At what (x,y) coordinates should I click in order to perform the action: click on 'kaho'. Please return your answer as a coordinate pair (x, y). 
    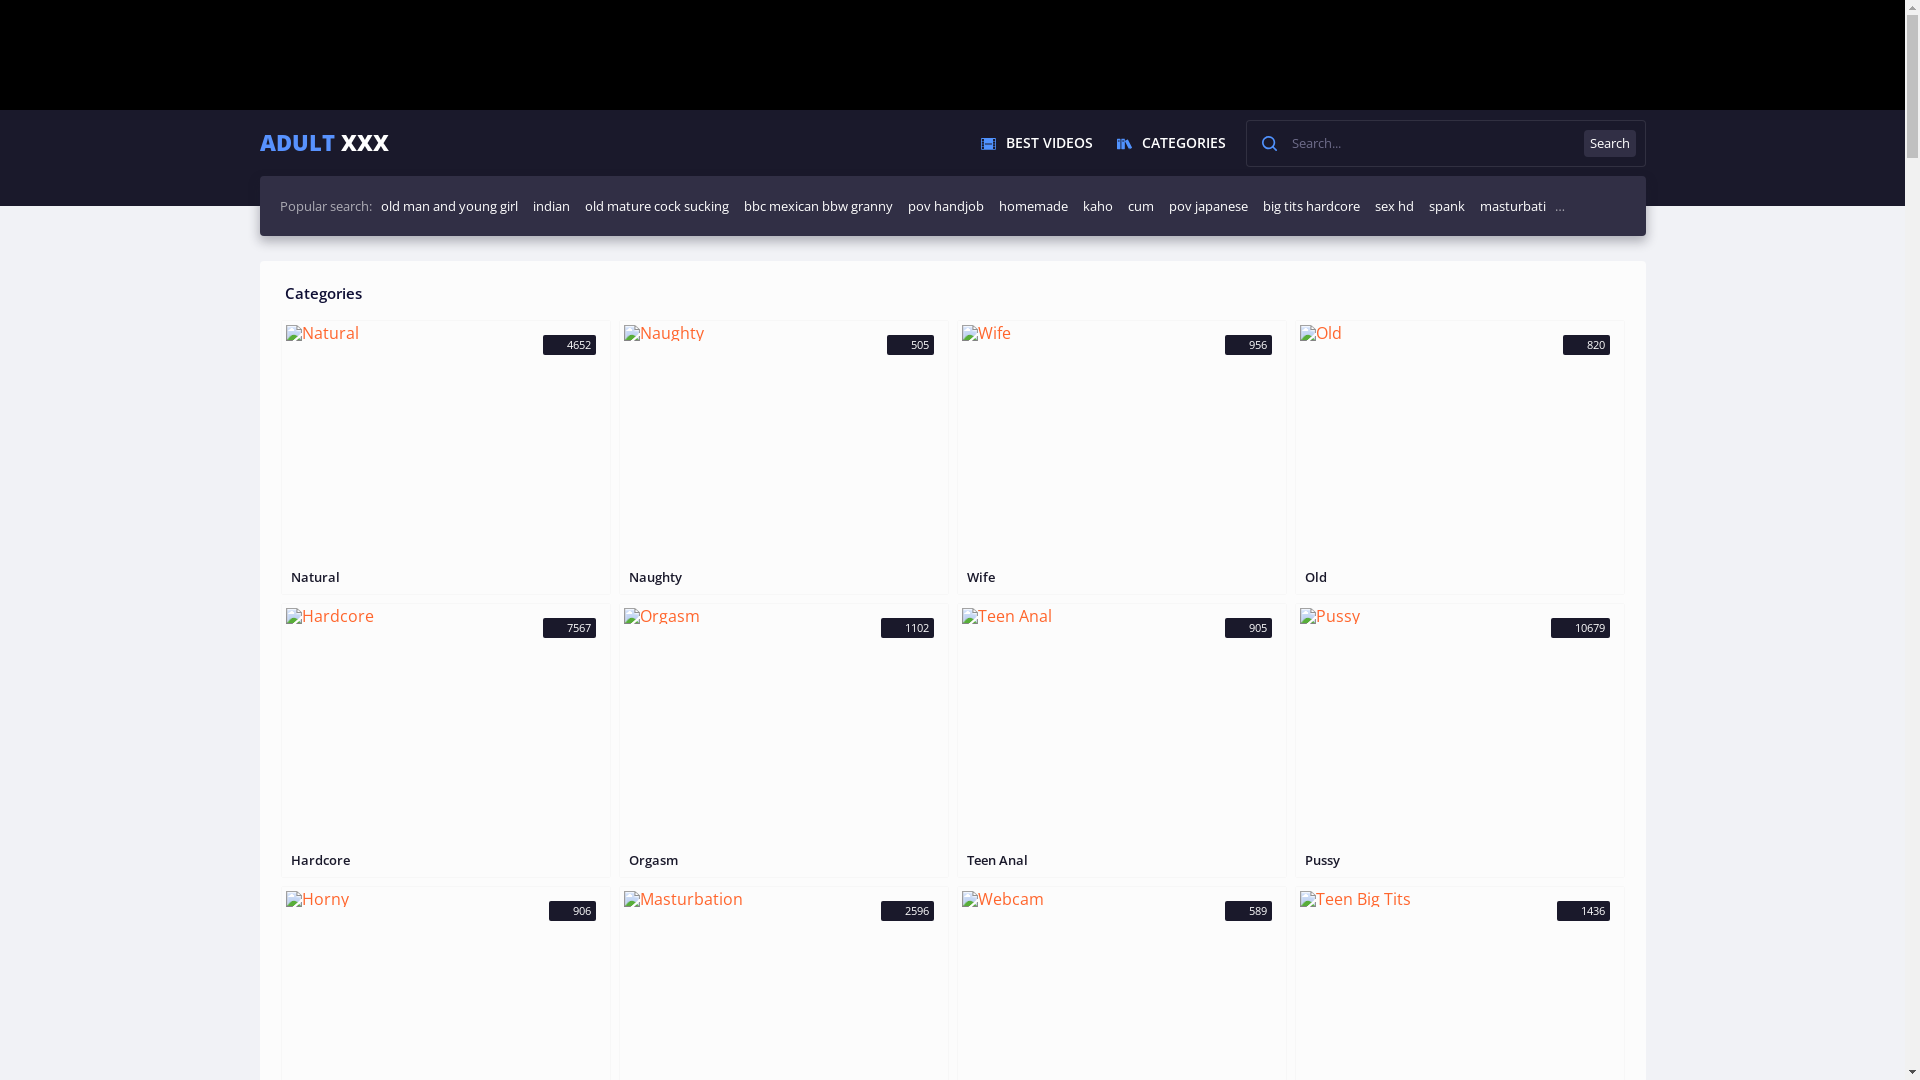
    Looking at the image, I should click on (1080, 205).